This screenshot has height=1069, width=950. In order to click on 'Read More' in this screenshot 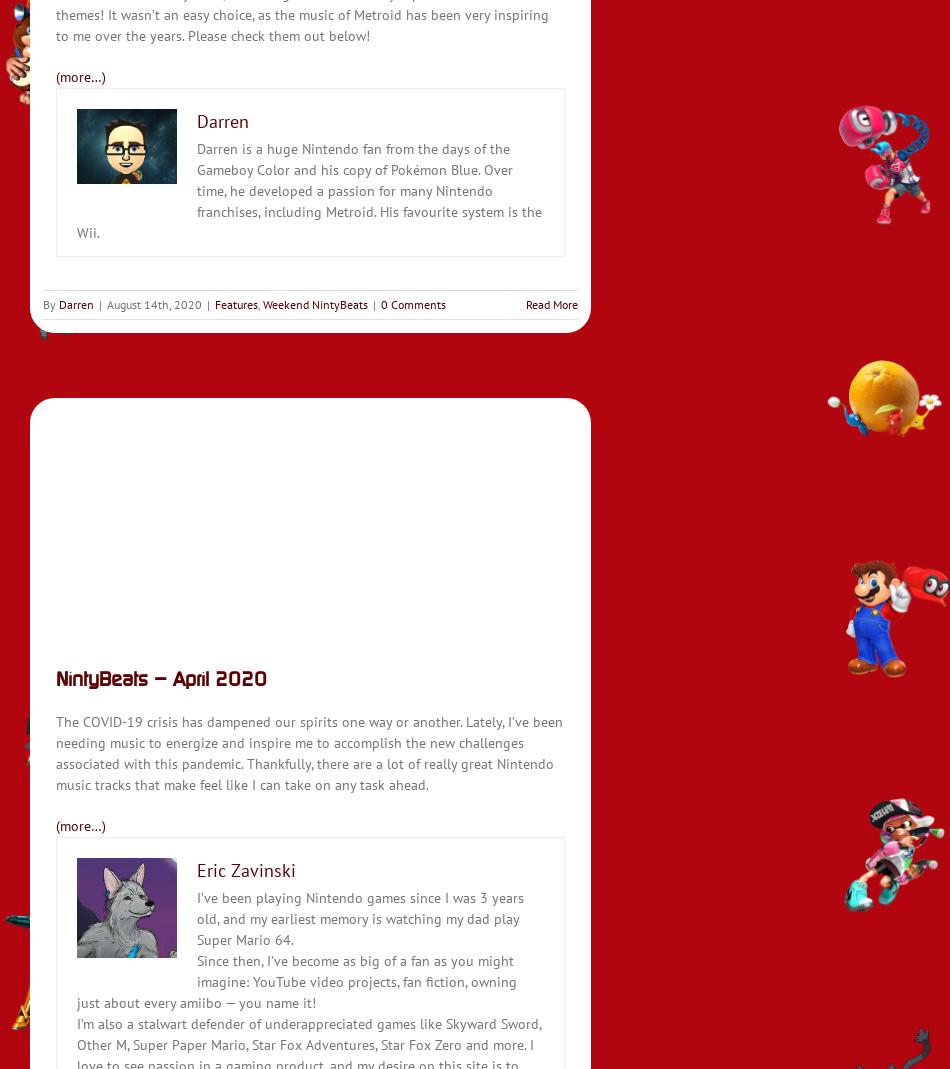, I will do `click(524, 302)`.